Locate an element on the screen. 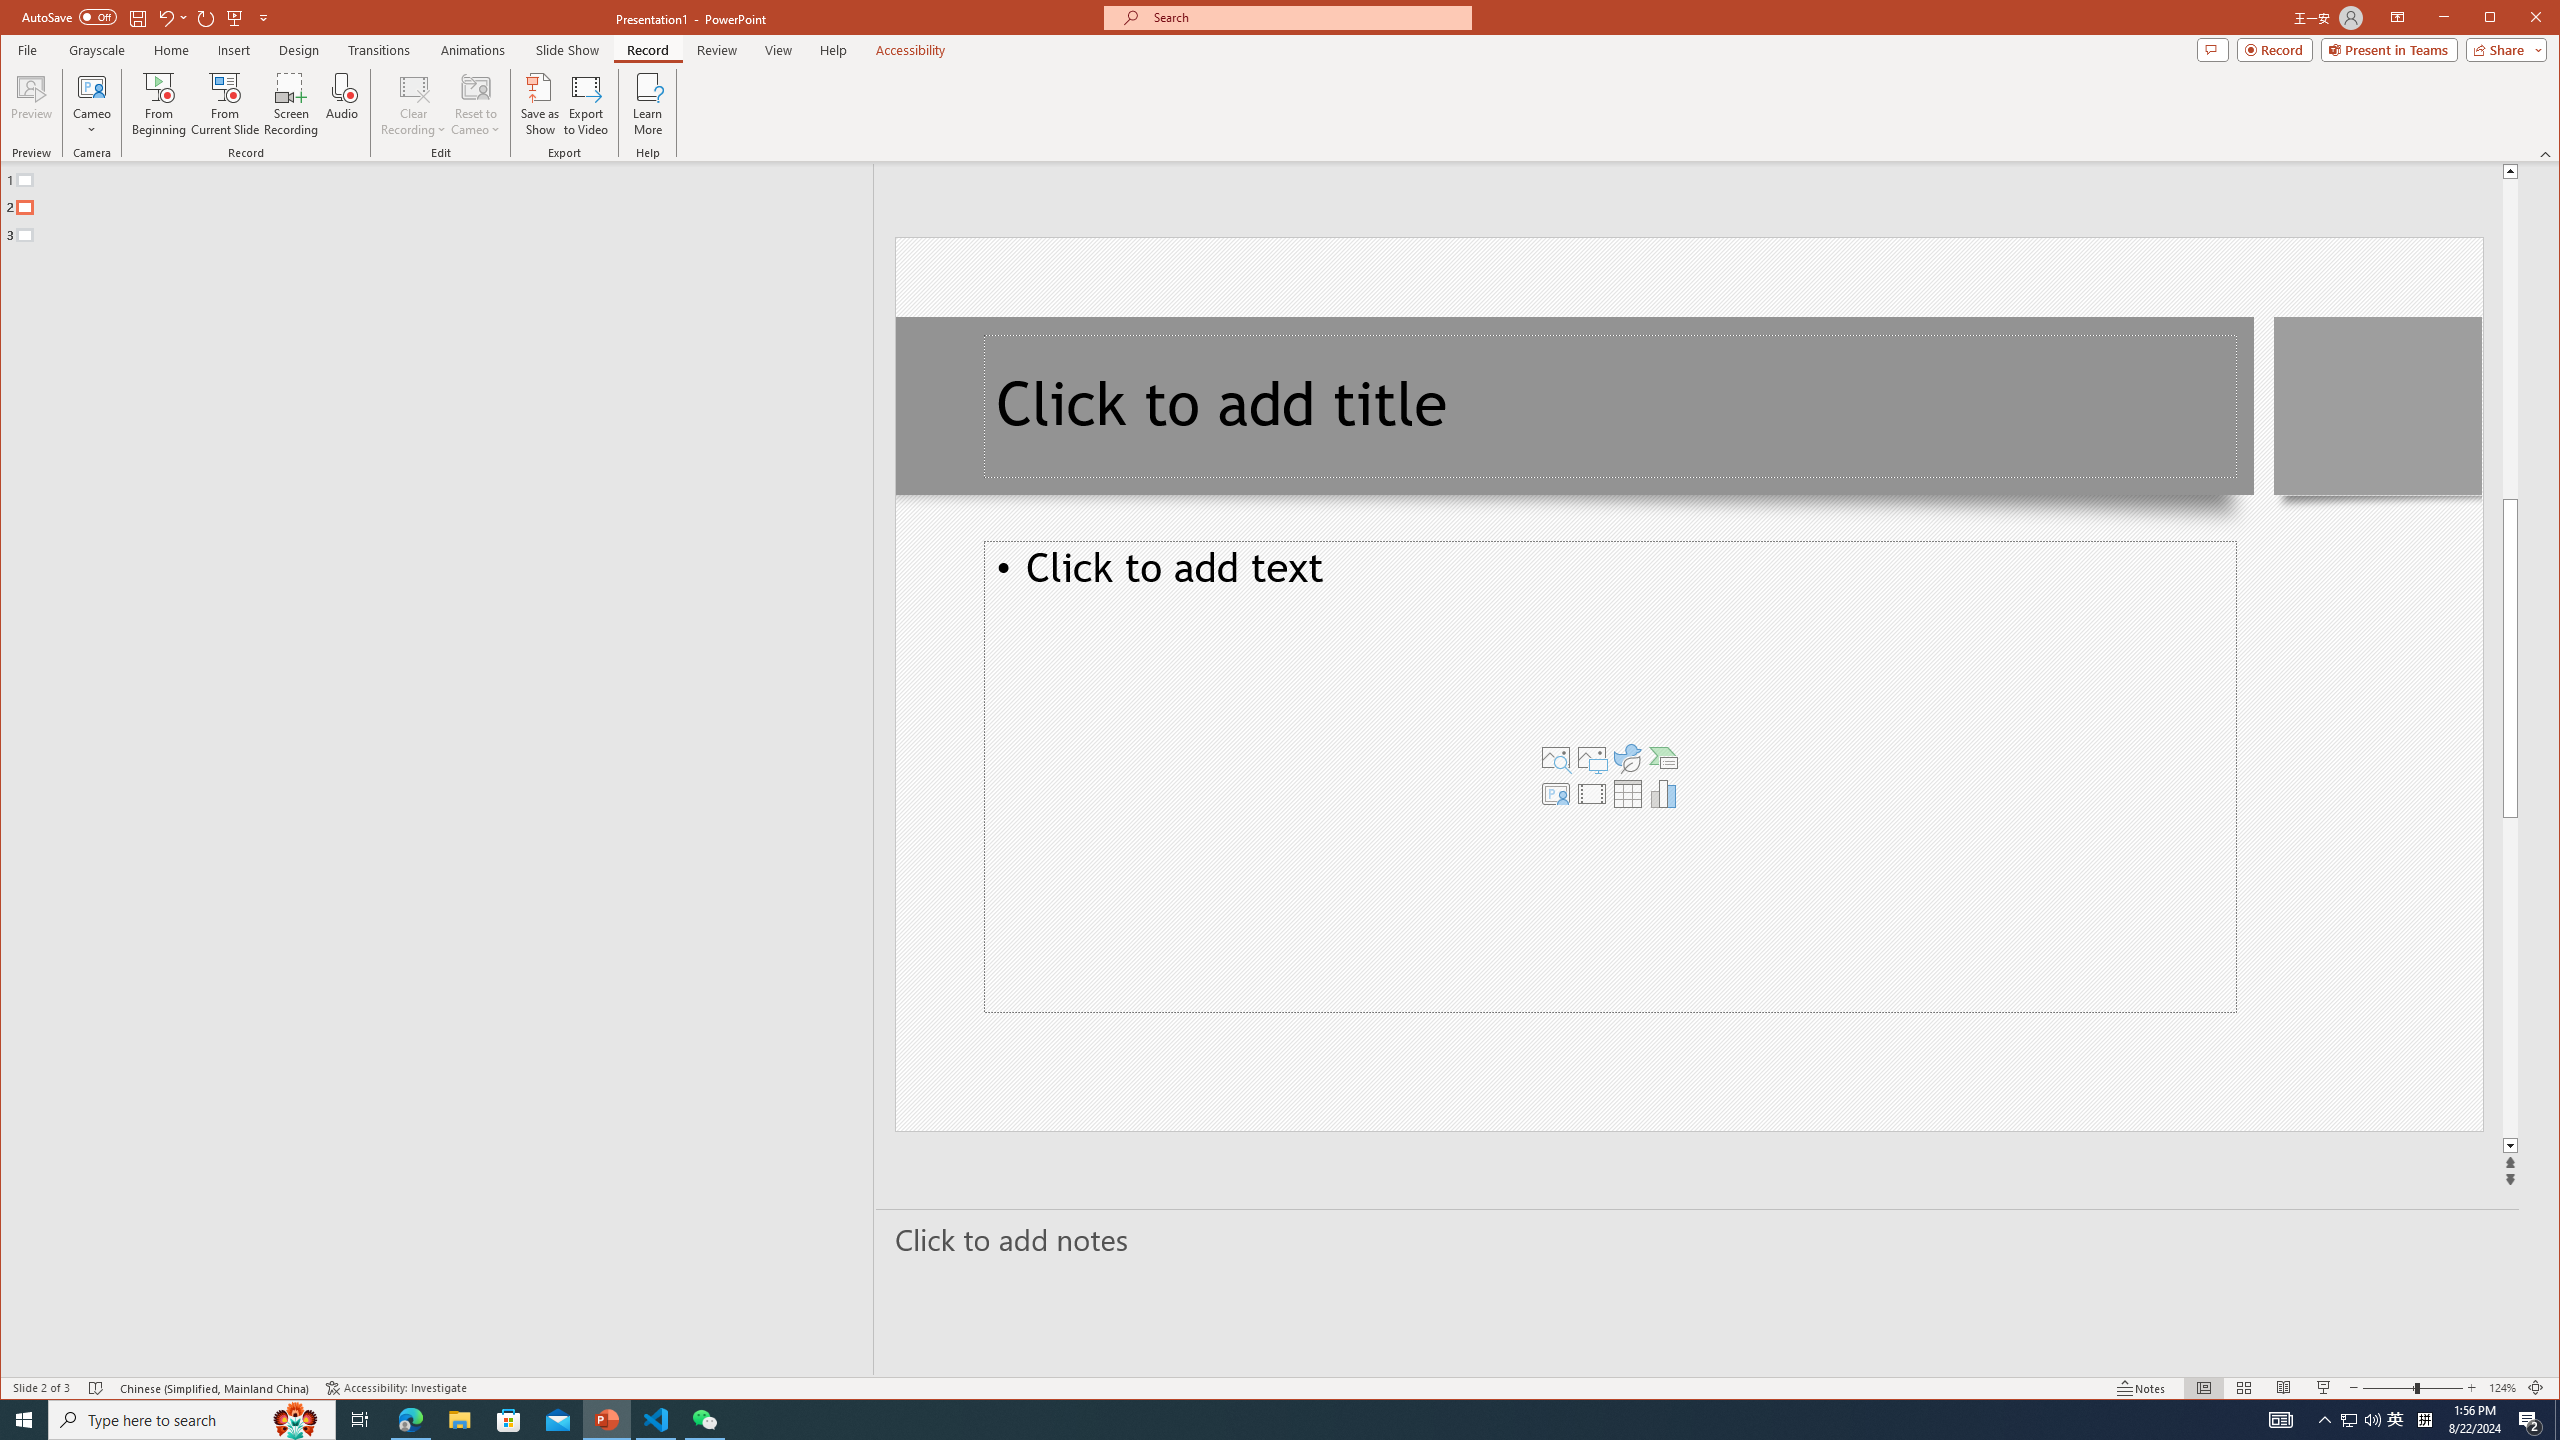 This screenshot has width=2560, height=1440. 'Audio' is located at coordinates (341, 103).